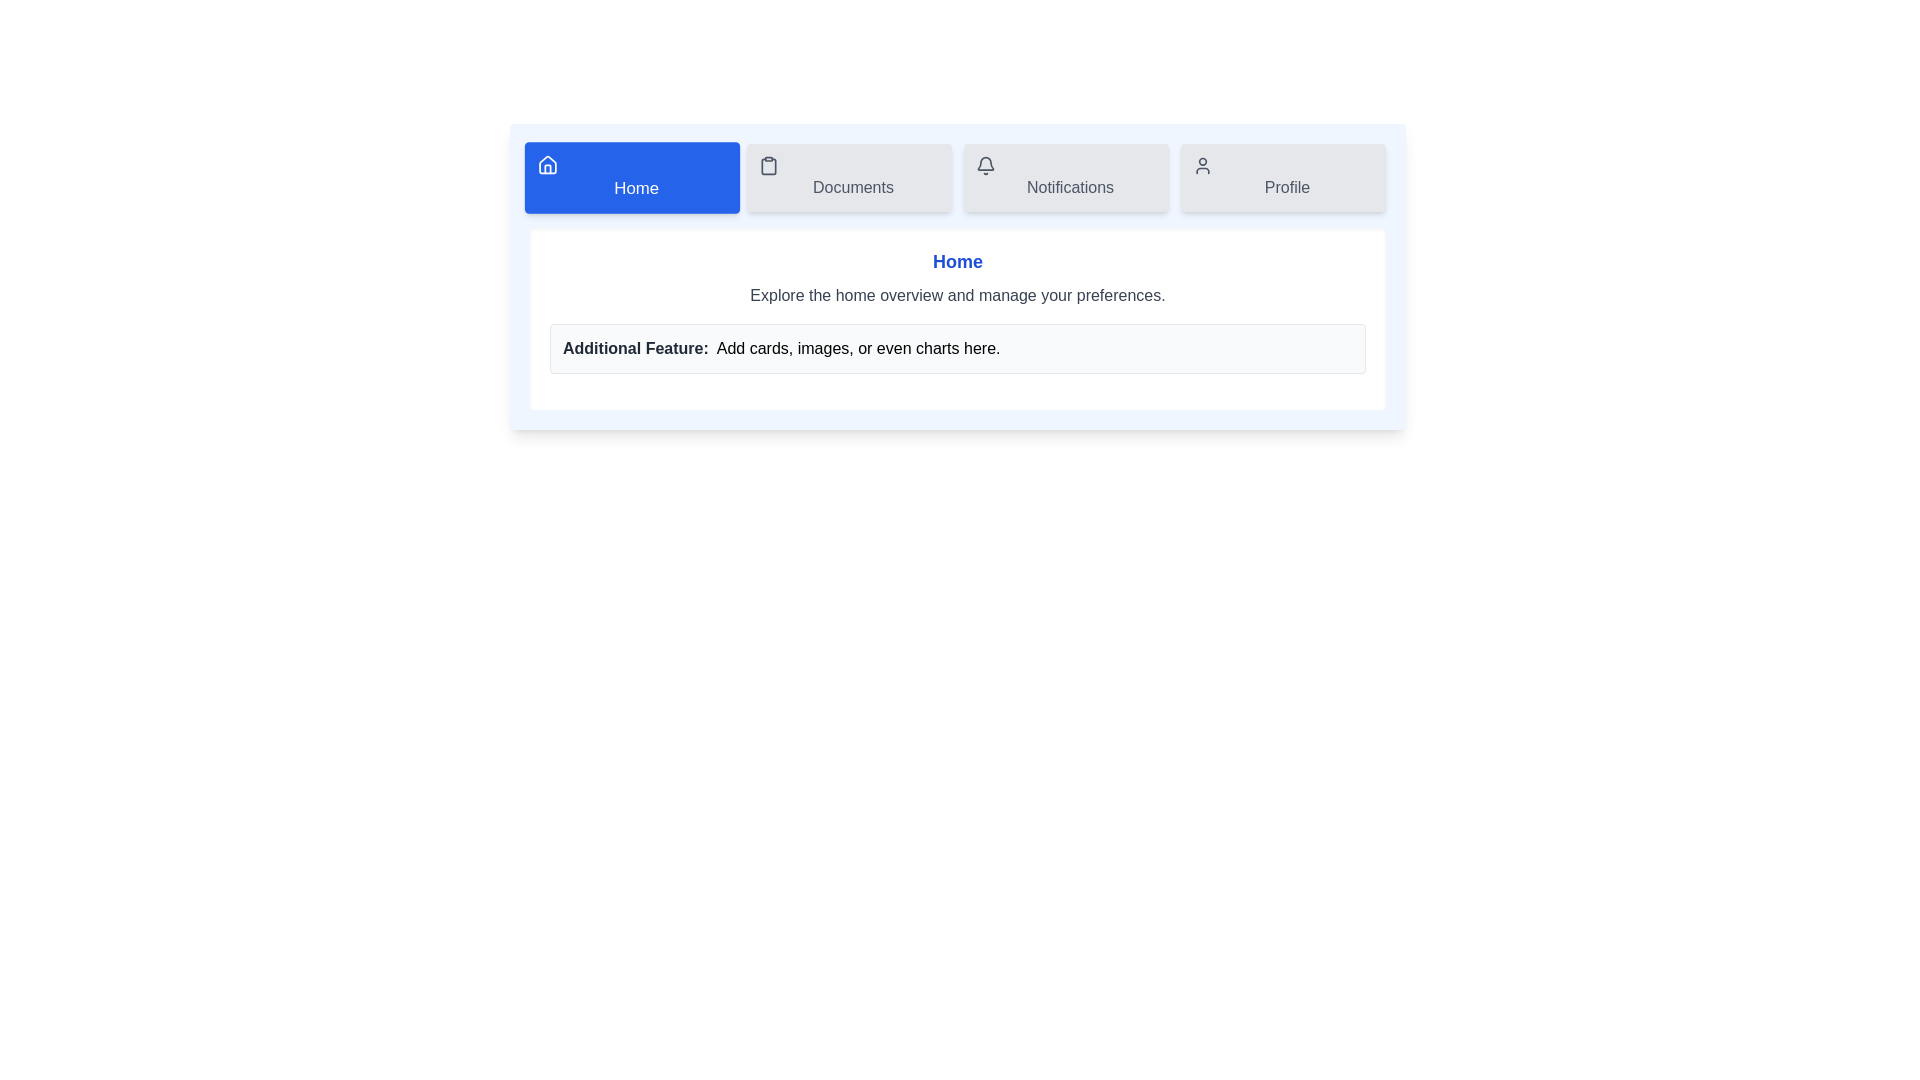 The image size is (1920, 1080). Describe the element at coordinates (1065, 176) in the screenshot. I see `the Notifications tab by clicking its button` at that location.